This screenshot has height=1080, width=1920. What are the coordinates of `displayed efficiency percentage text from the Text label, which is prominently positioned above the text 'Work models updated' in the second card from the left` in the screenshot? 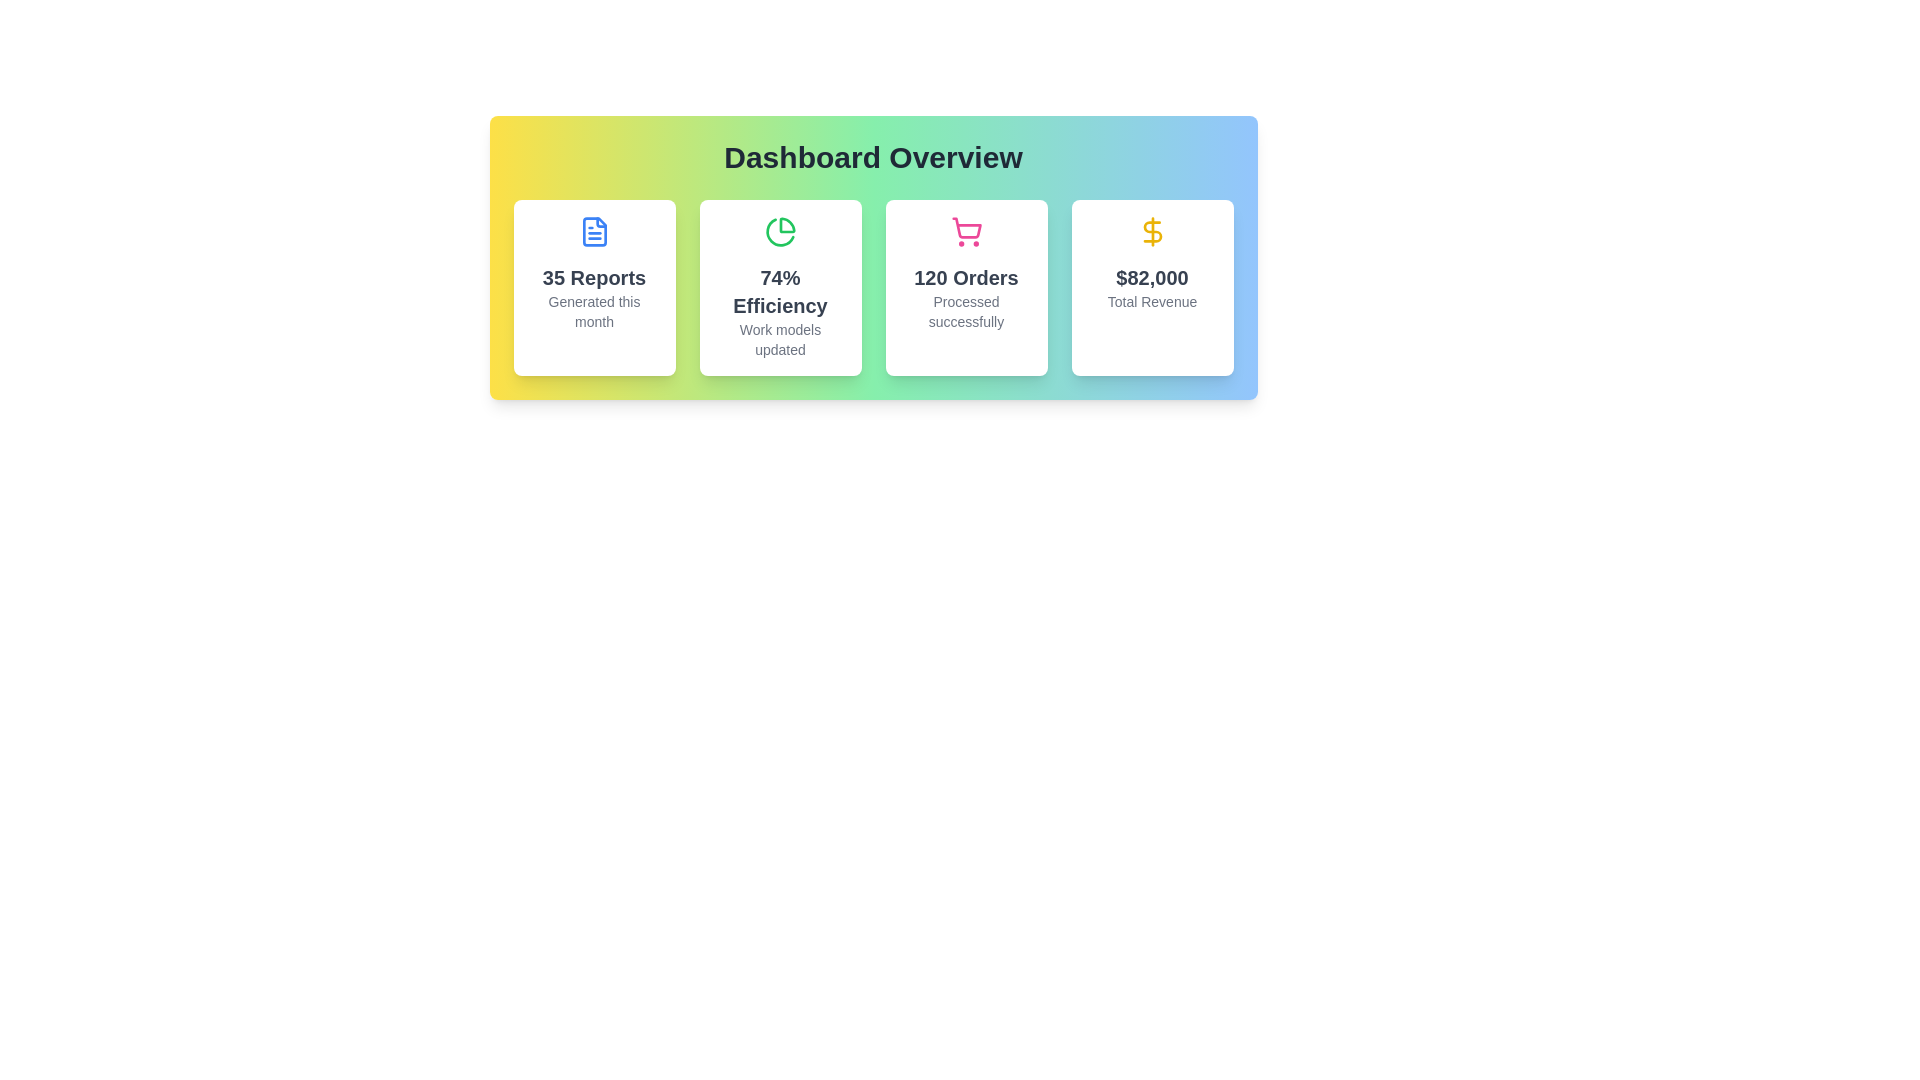 It's located at (779, 292).